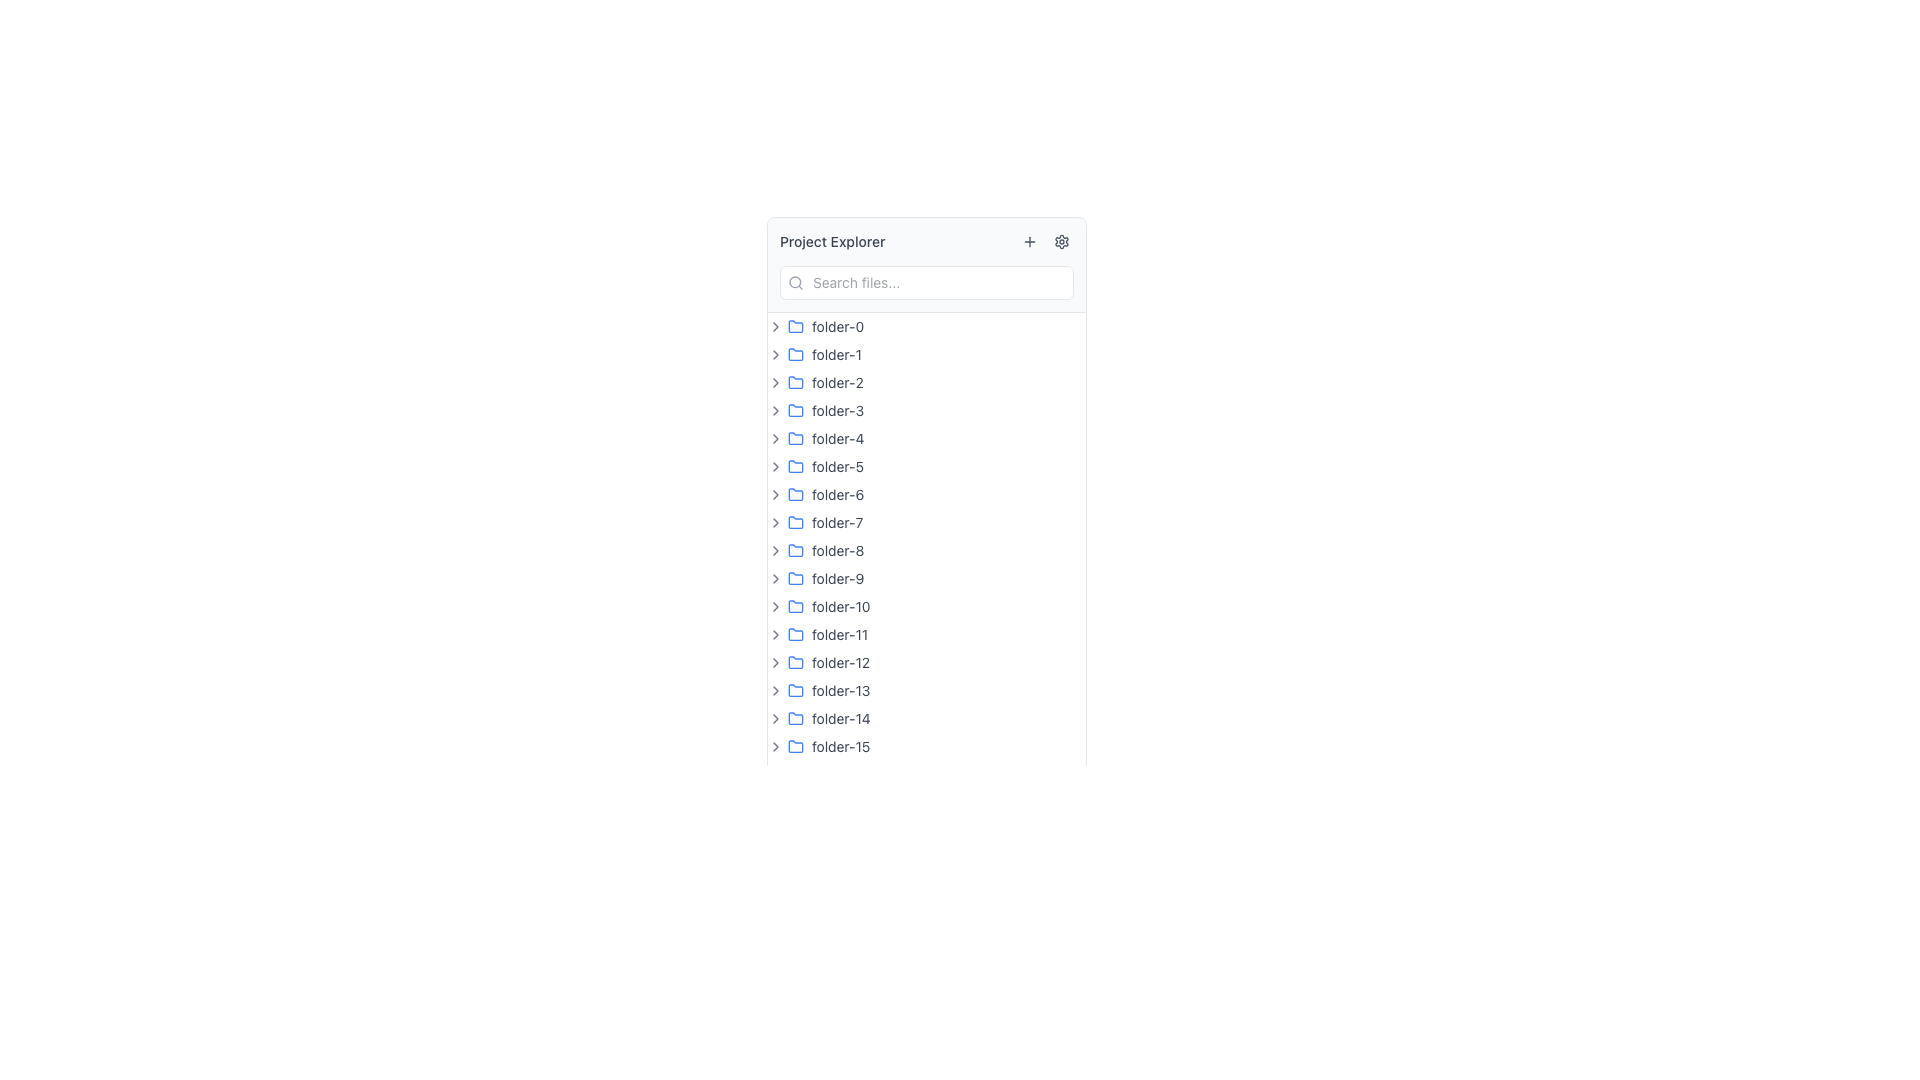 This screenshot has height=1080, width=1920. What do you see at coordinates (841, 663) in the screenshot?
I see `the static text label for 'folder-12' in the navigation list to identify the folder` at bounding box center [841, 663].